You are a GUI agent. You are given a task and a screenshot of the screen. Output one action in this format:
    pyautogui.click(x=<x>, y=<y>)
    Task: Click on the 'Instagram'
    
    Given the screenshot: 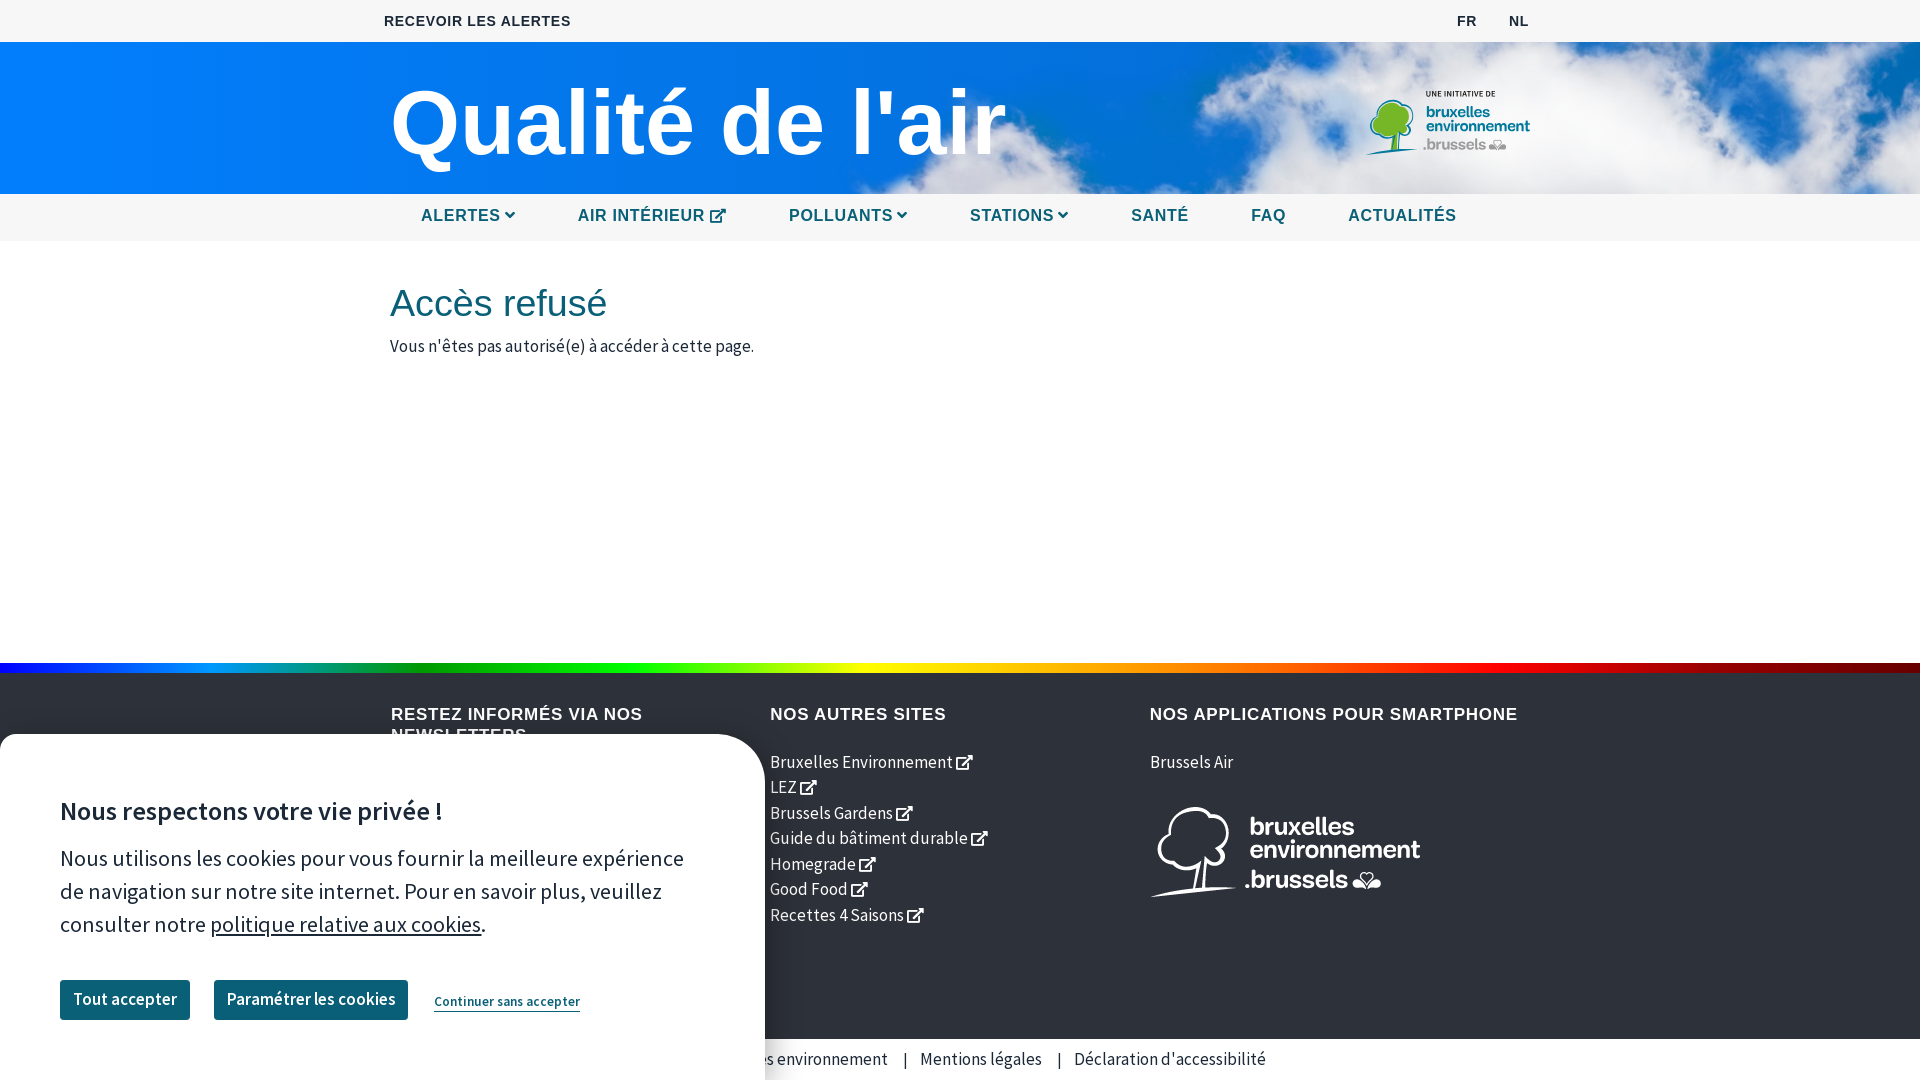 What is the action you would take?
    pyautogui.click(x=574, y=905)
    